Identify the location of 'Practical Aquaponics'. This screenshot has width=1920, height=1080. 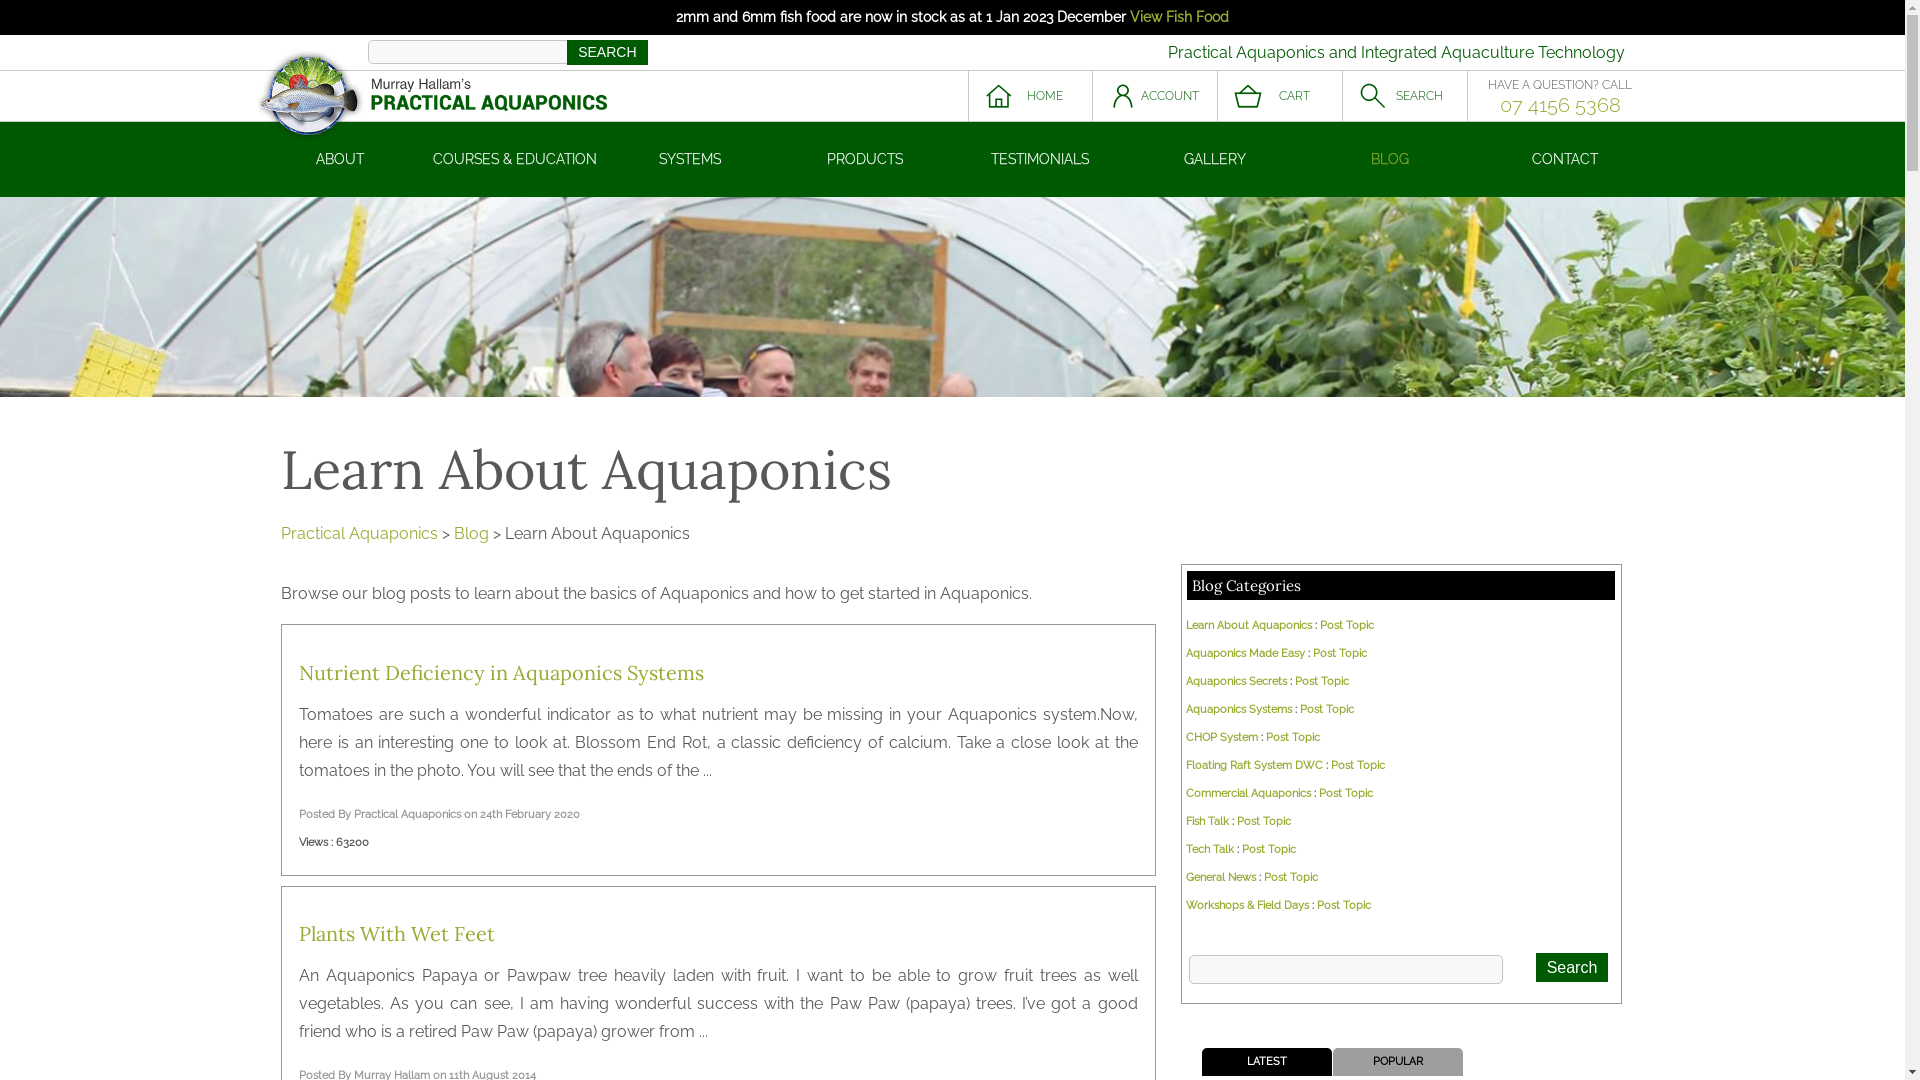
(358, 532).